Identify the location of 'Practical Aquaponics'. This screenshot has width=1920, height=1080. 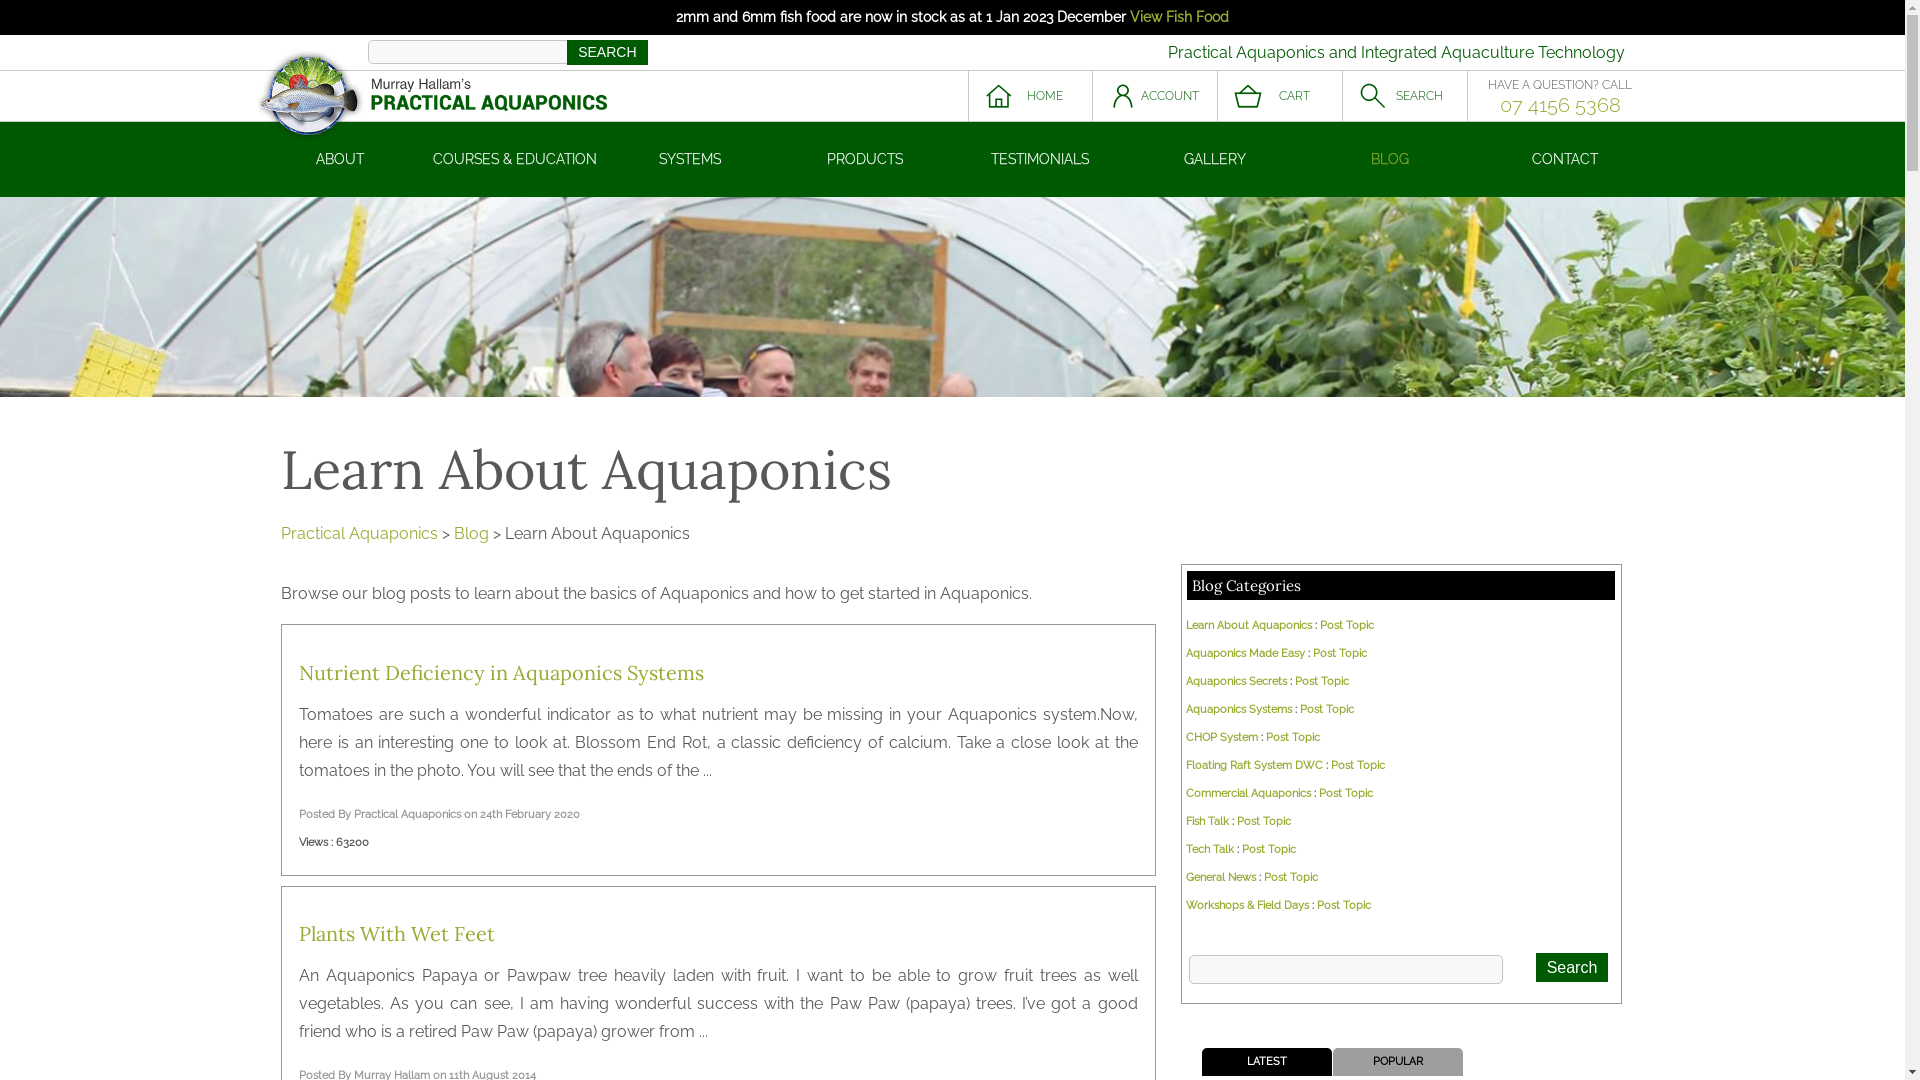
(358, 532).